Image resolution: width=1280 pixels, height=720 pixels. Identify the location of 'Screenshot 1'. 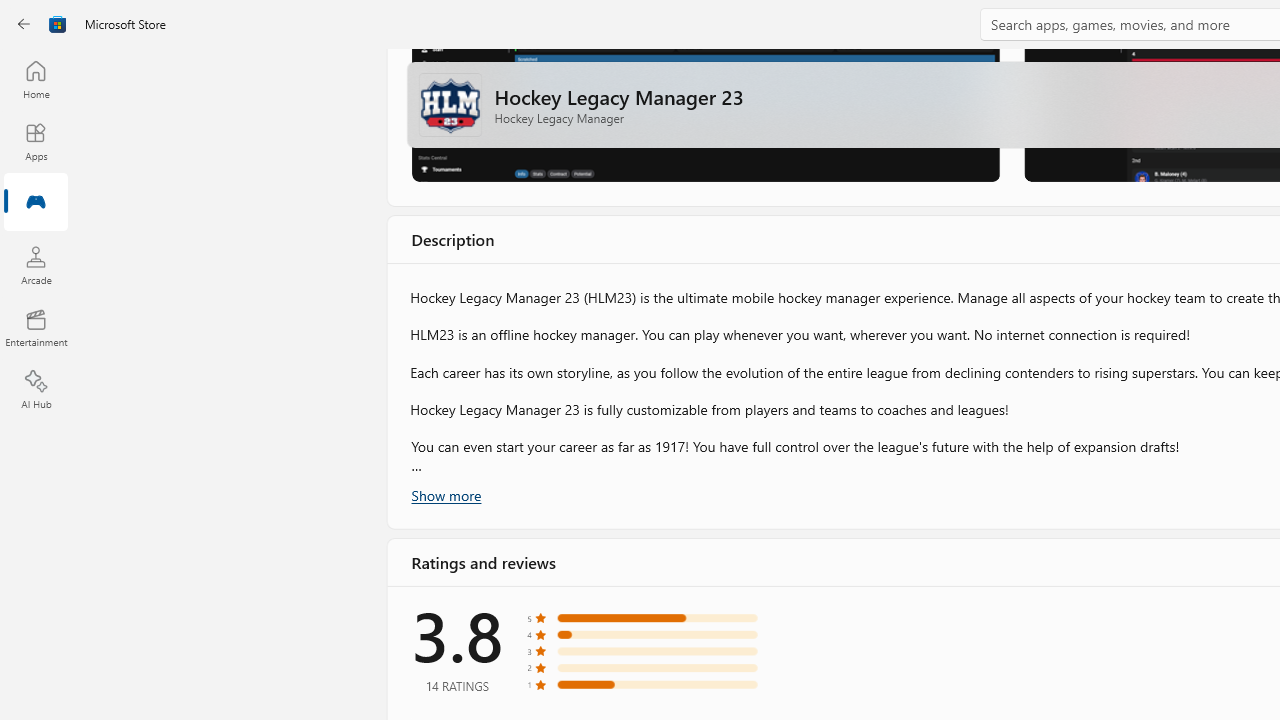
(704, 114).